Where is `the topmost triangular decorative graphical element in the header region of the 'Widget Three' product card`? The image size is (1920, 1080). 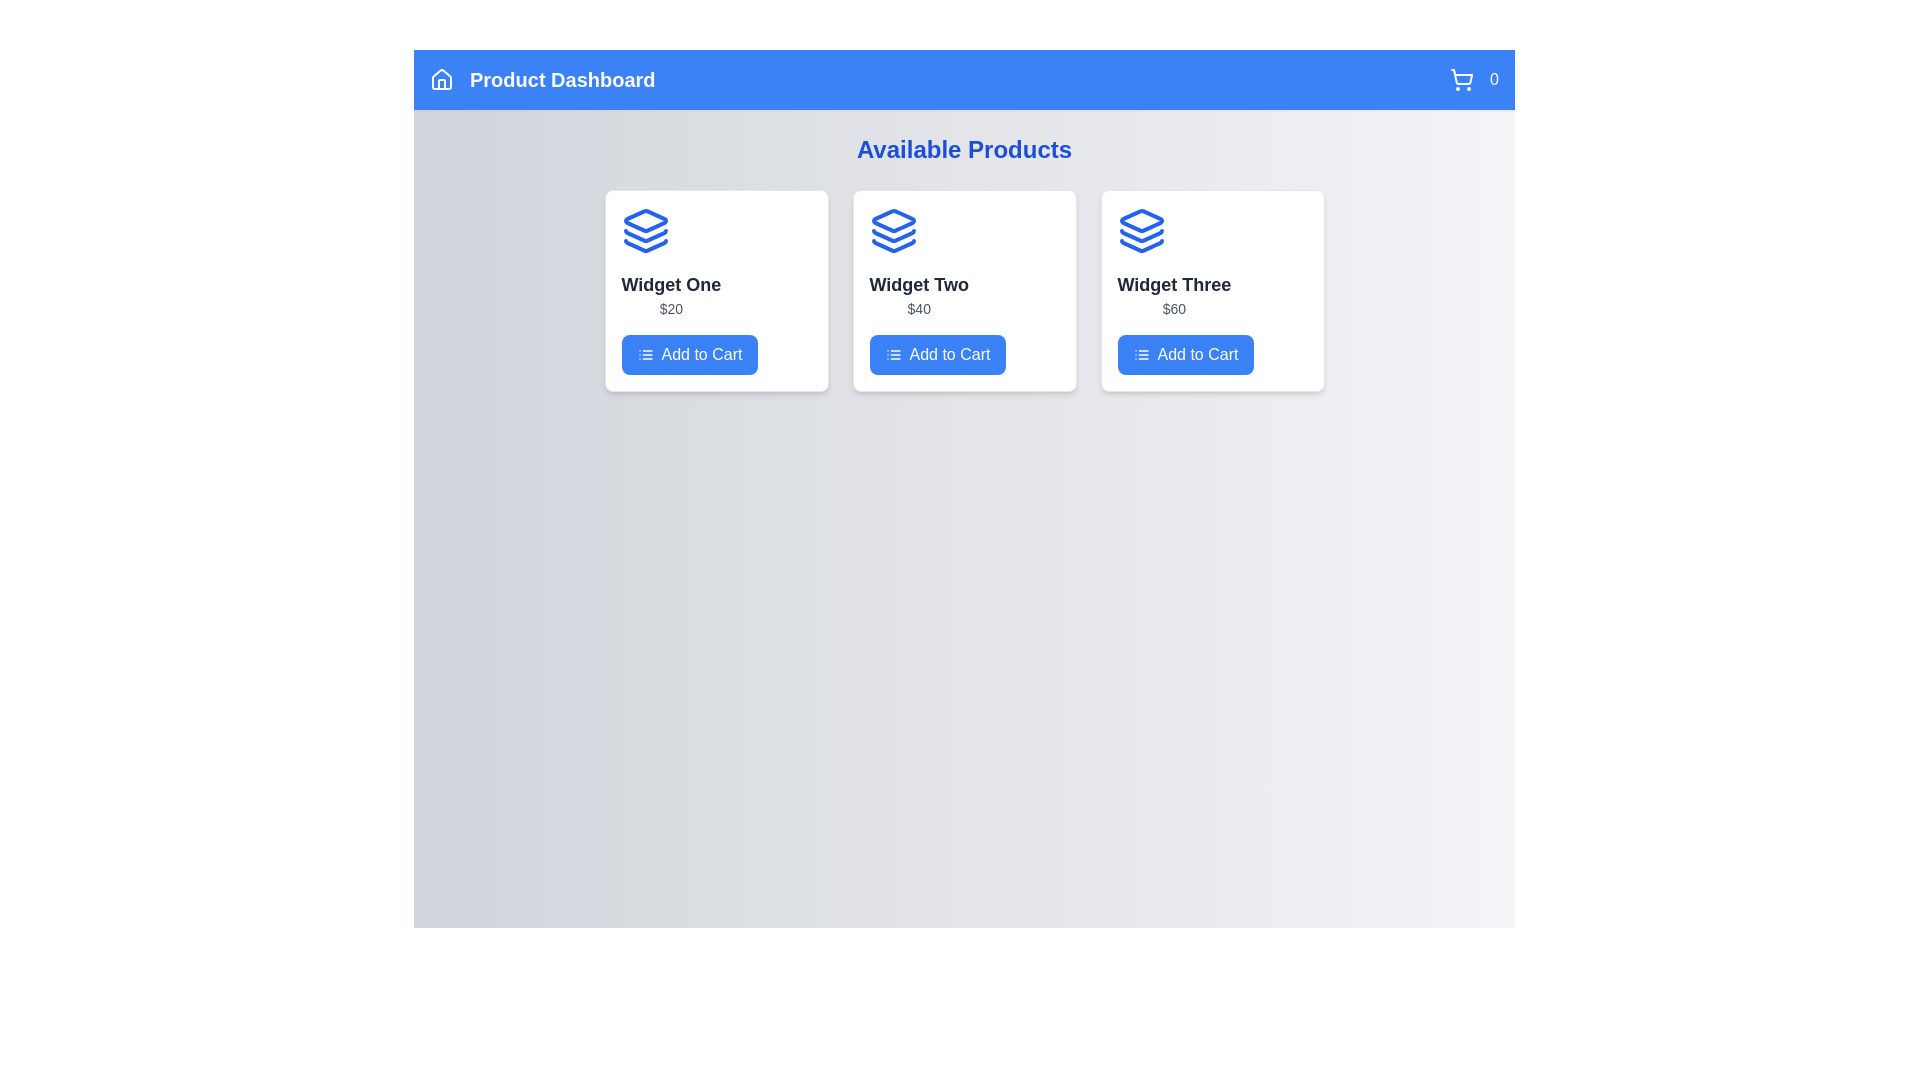
the topmost triangular decorative graphical element in the header region of the 'Widget Three' product card is located at coordinates (1141, 220).